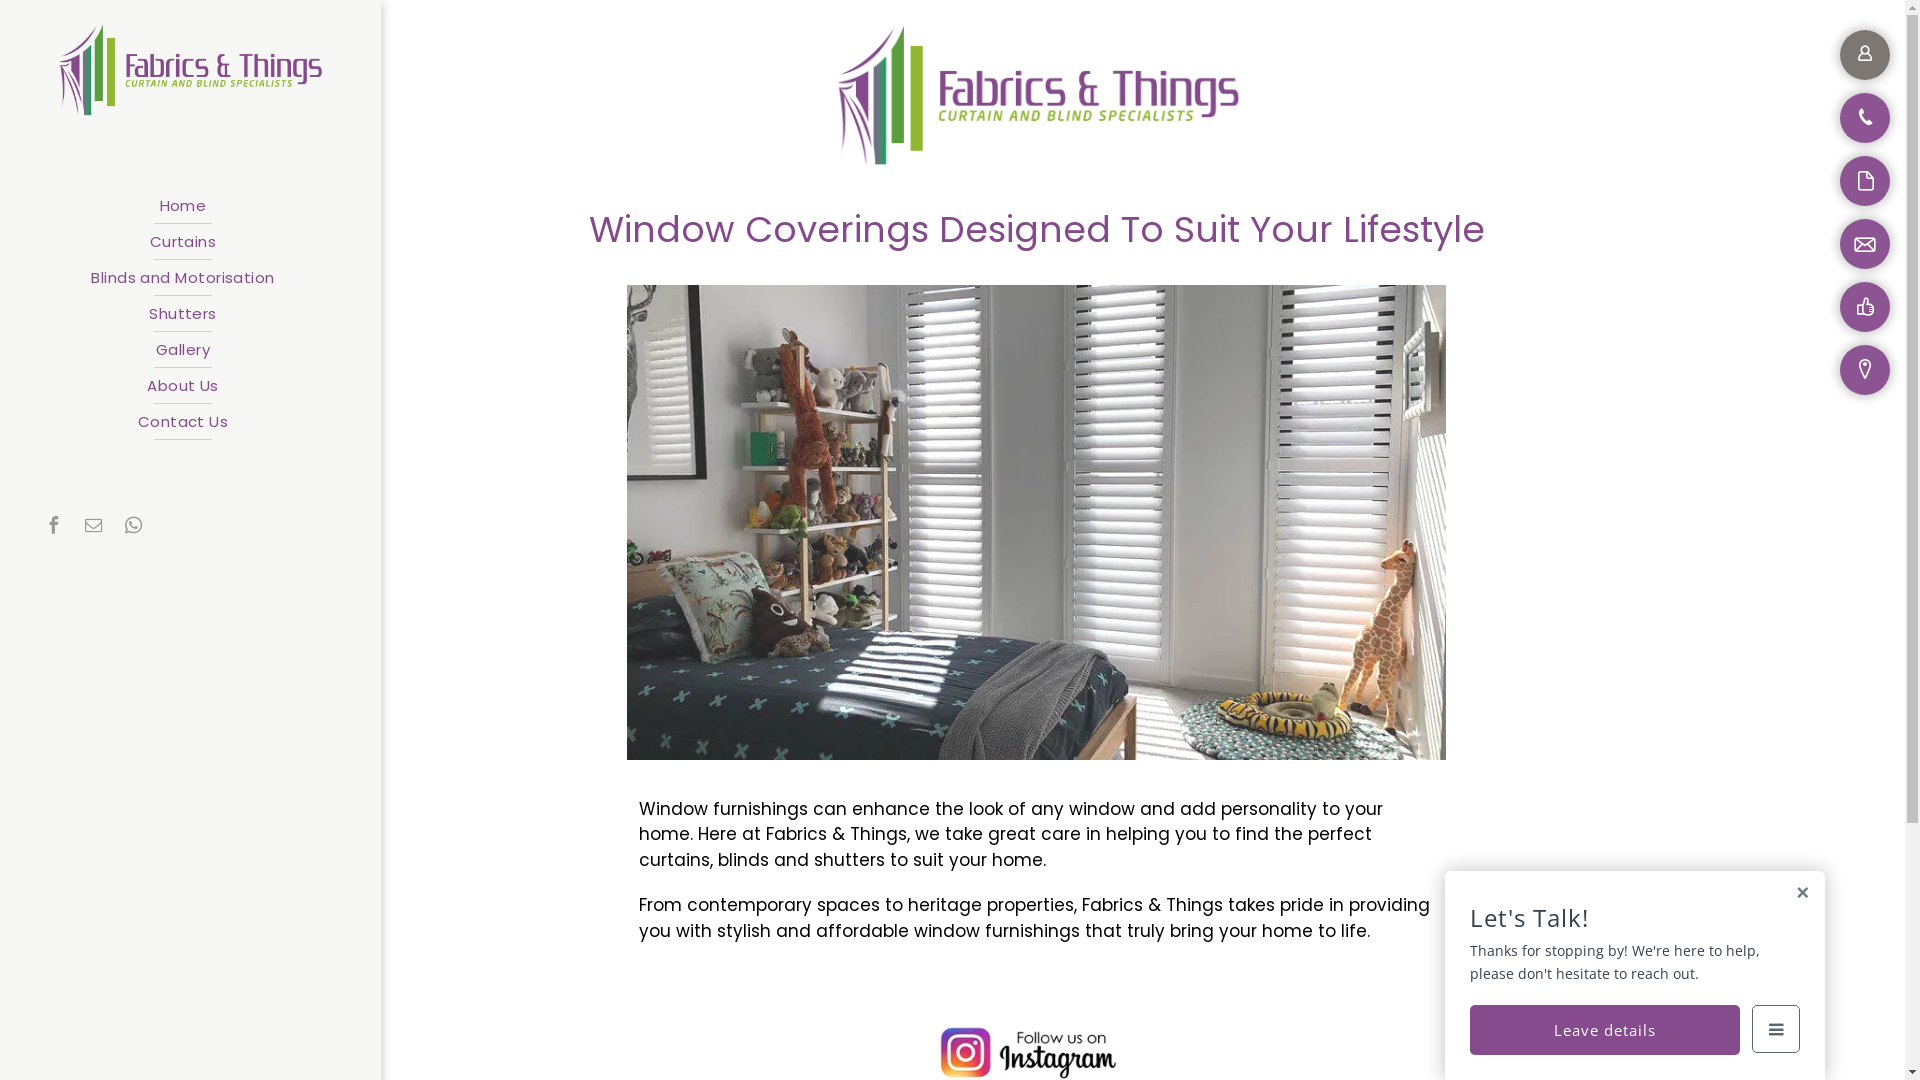 This screenshot has height=1080, width=1920. I want to click on 'Blinds and Motorisation', so click(182, 277).